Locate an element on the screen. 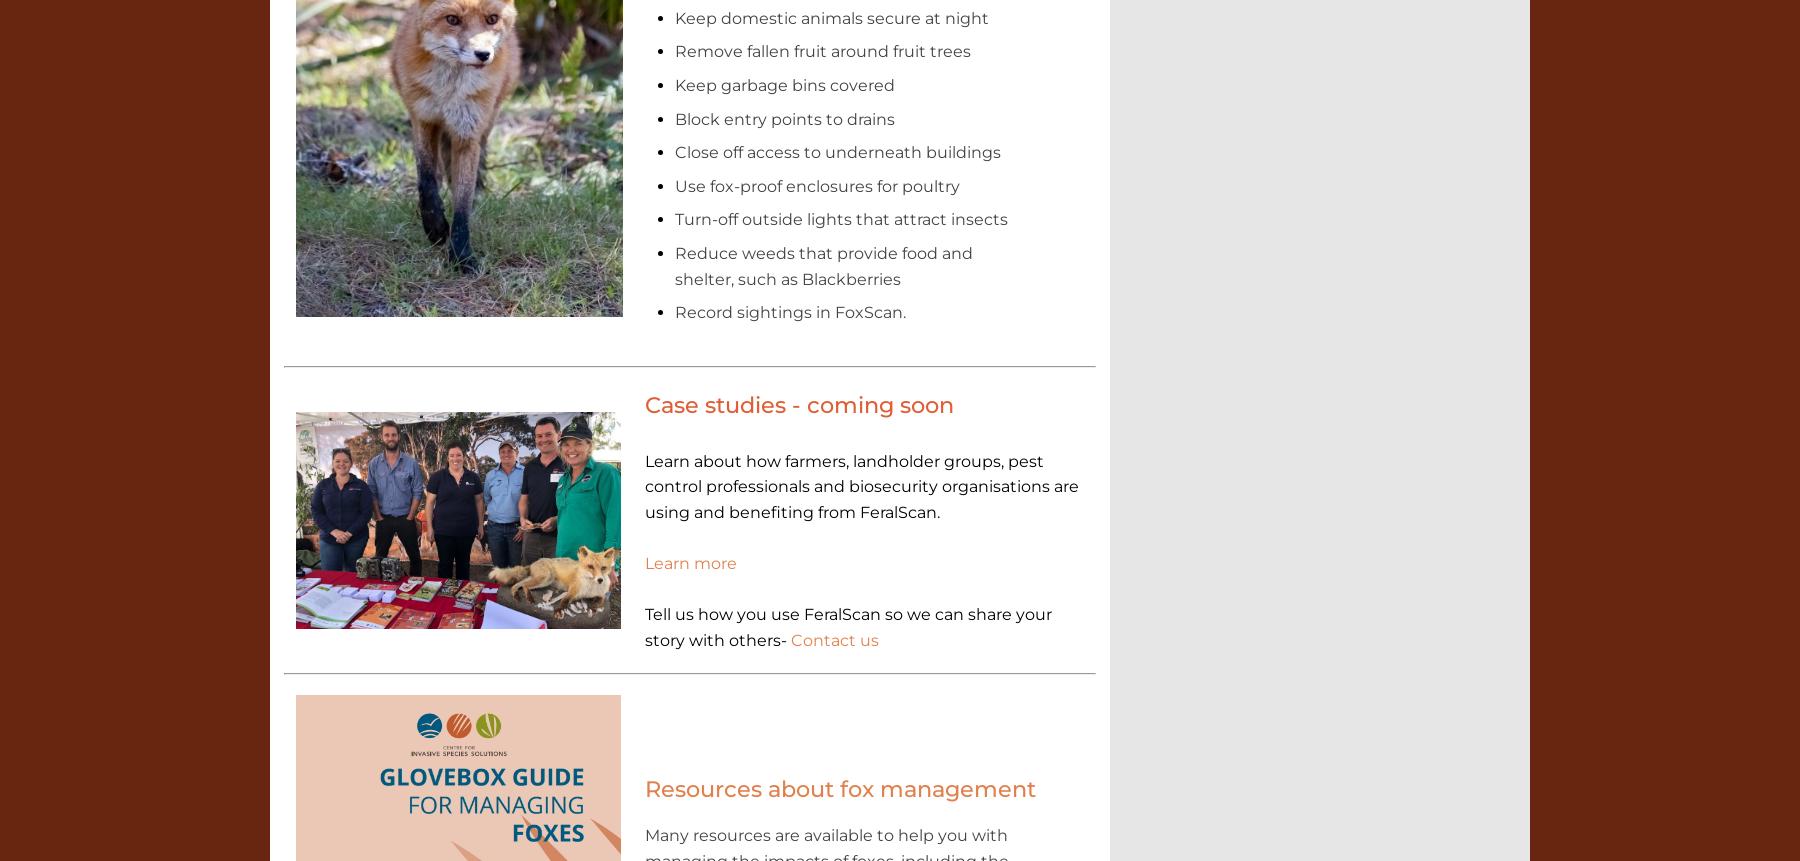  'Turn-off outside lights that attract insects' is located at coordinates (840, 218).